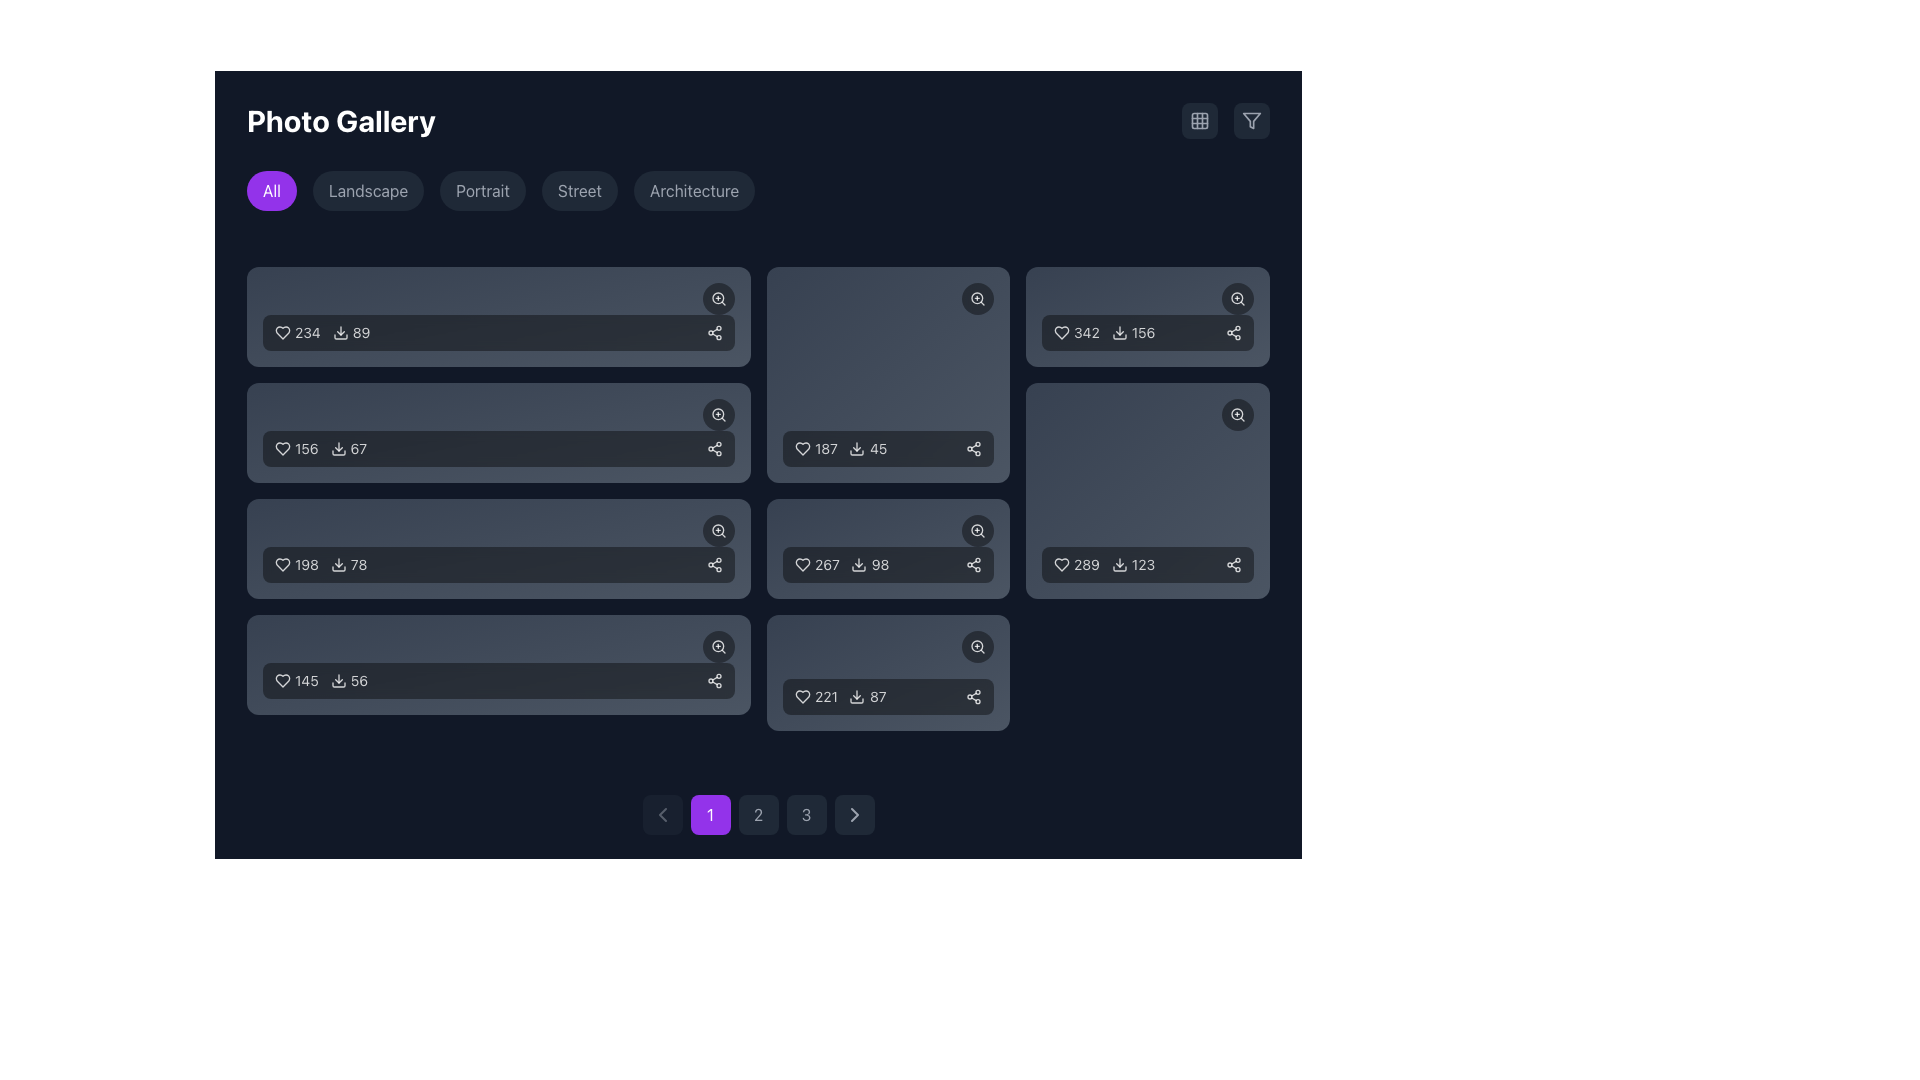 This screenshot has width=1920, height=1080. I want to click on the heart icon with the number '145' to like the item, located in the bottom-most card, leftmost segment, above the number '56', so click(295, 680).